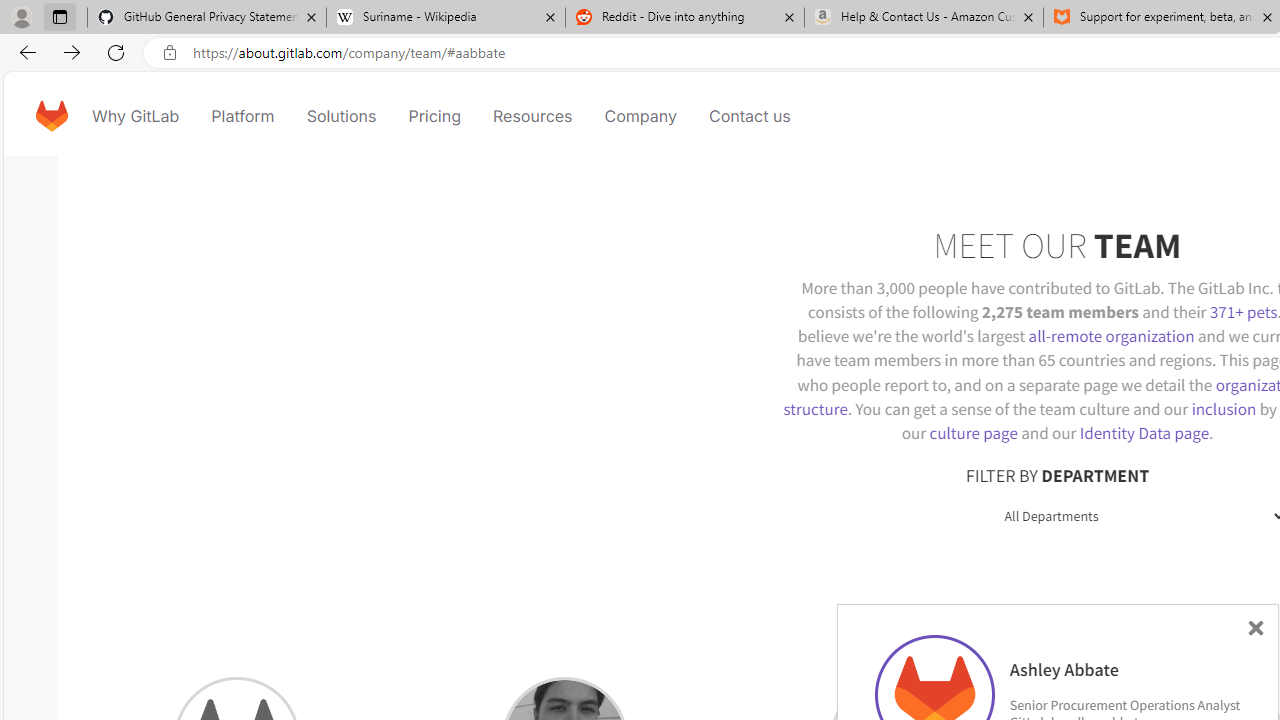  Describe the element at coordinates (207, 17) in the screenshot. I see `'GitHub General Privacy Statement - GitHub Docs'` at that location.